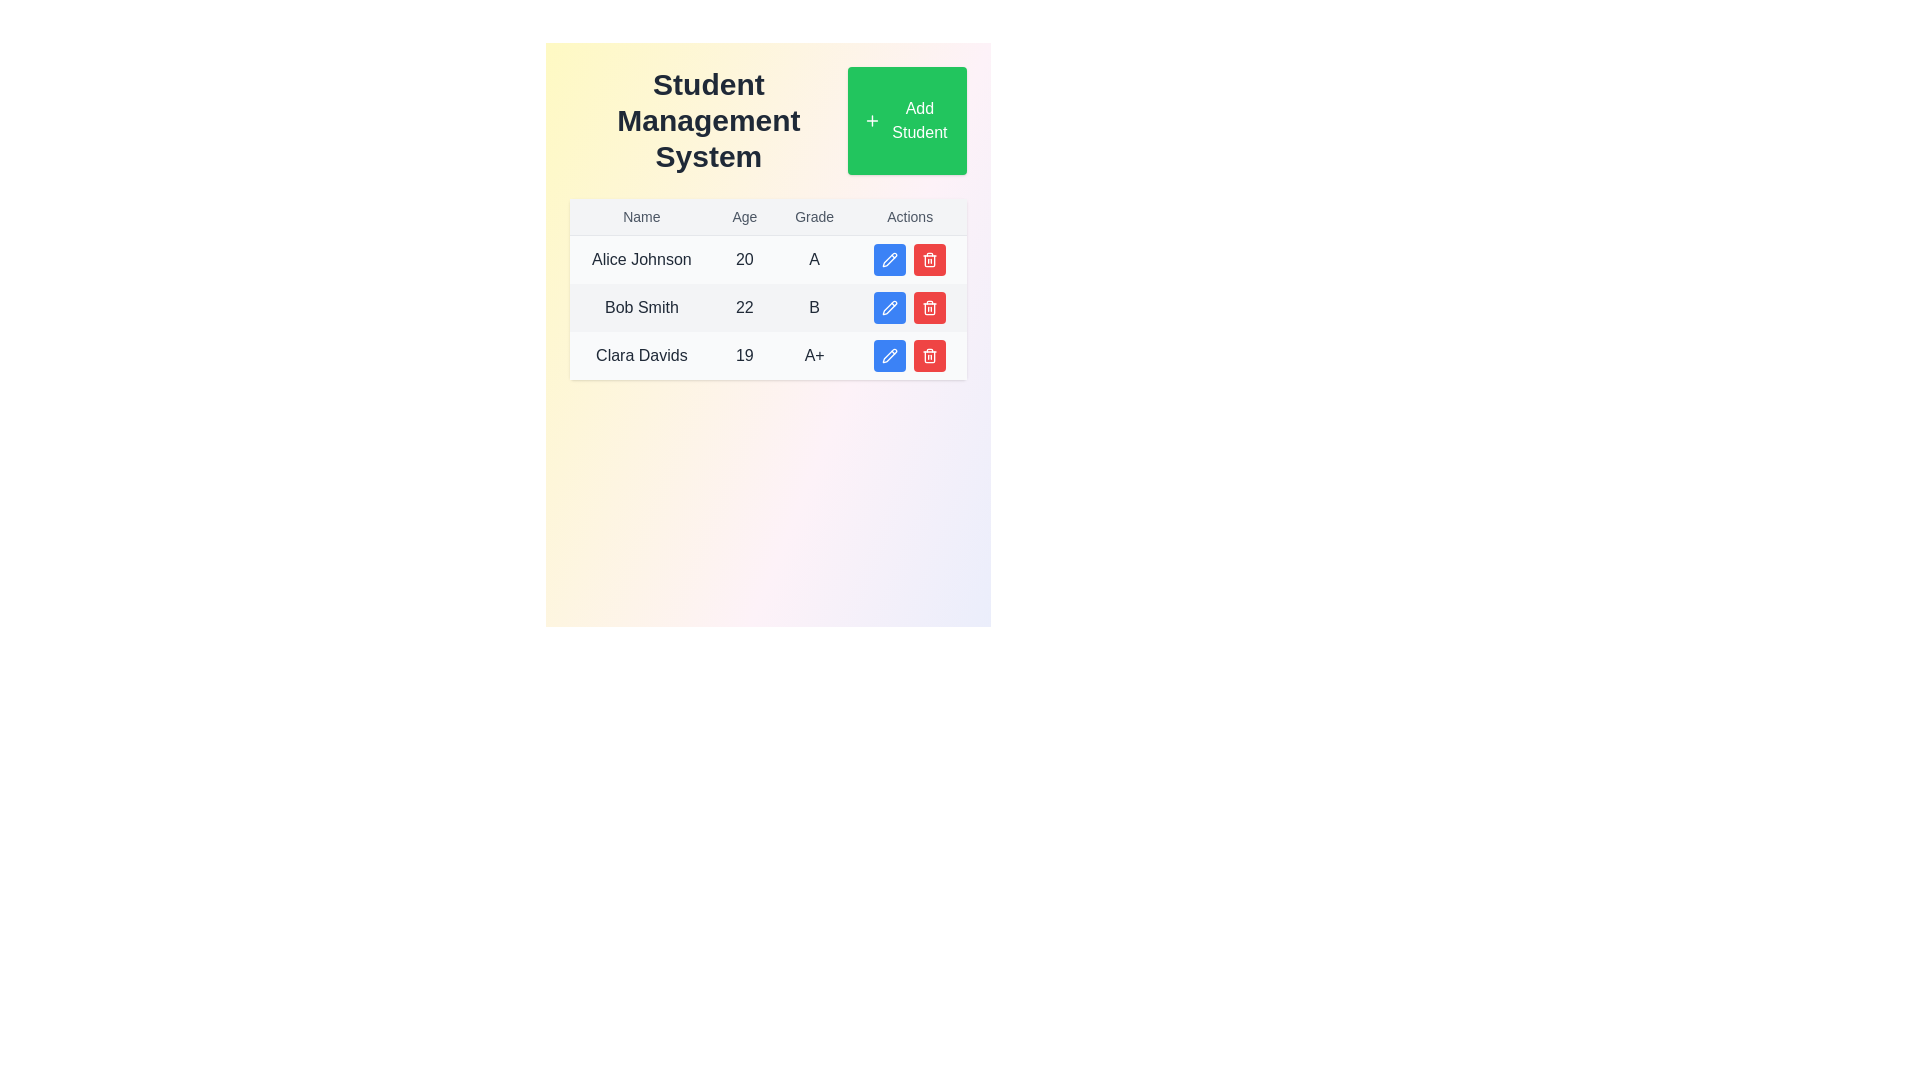 The height and width of the screenshot is (1080, 1920). Describe the element at coordinates (814, 217) in the screenshot. I see `the text label displaying 'Grade', which is the third column header in the table, located between 'Age' and 'Actions'` at that location.